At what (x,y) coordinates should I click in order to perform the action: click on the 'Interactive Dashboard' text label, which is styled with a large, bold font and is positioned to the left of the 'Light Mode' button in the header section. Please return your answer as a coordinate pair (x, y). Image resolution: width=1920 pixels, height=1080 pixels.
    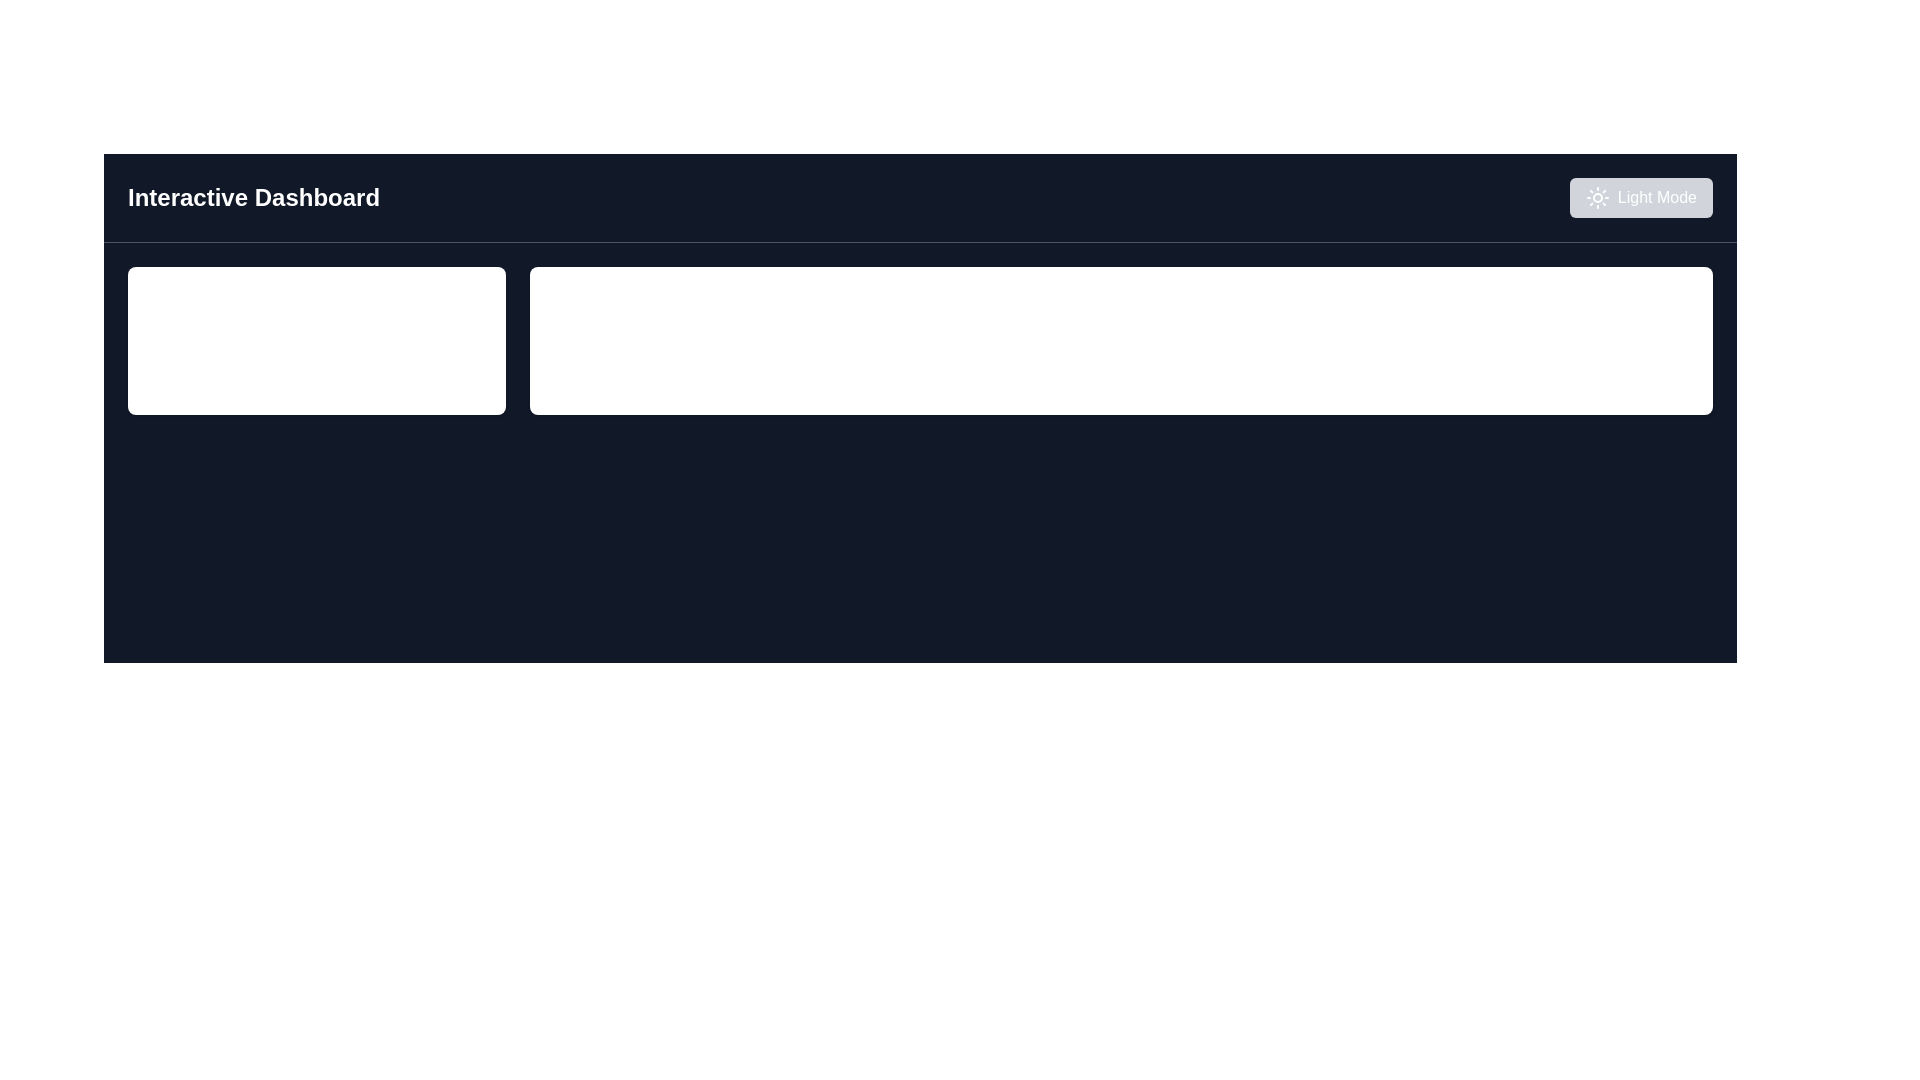
    Looking at the image, I should click on (253, 197).